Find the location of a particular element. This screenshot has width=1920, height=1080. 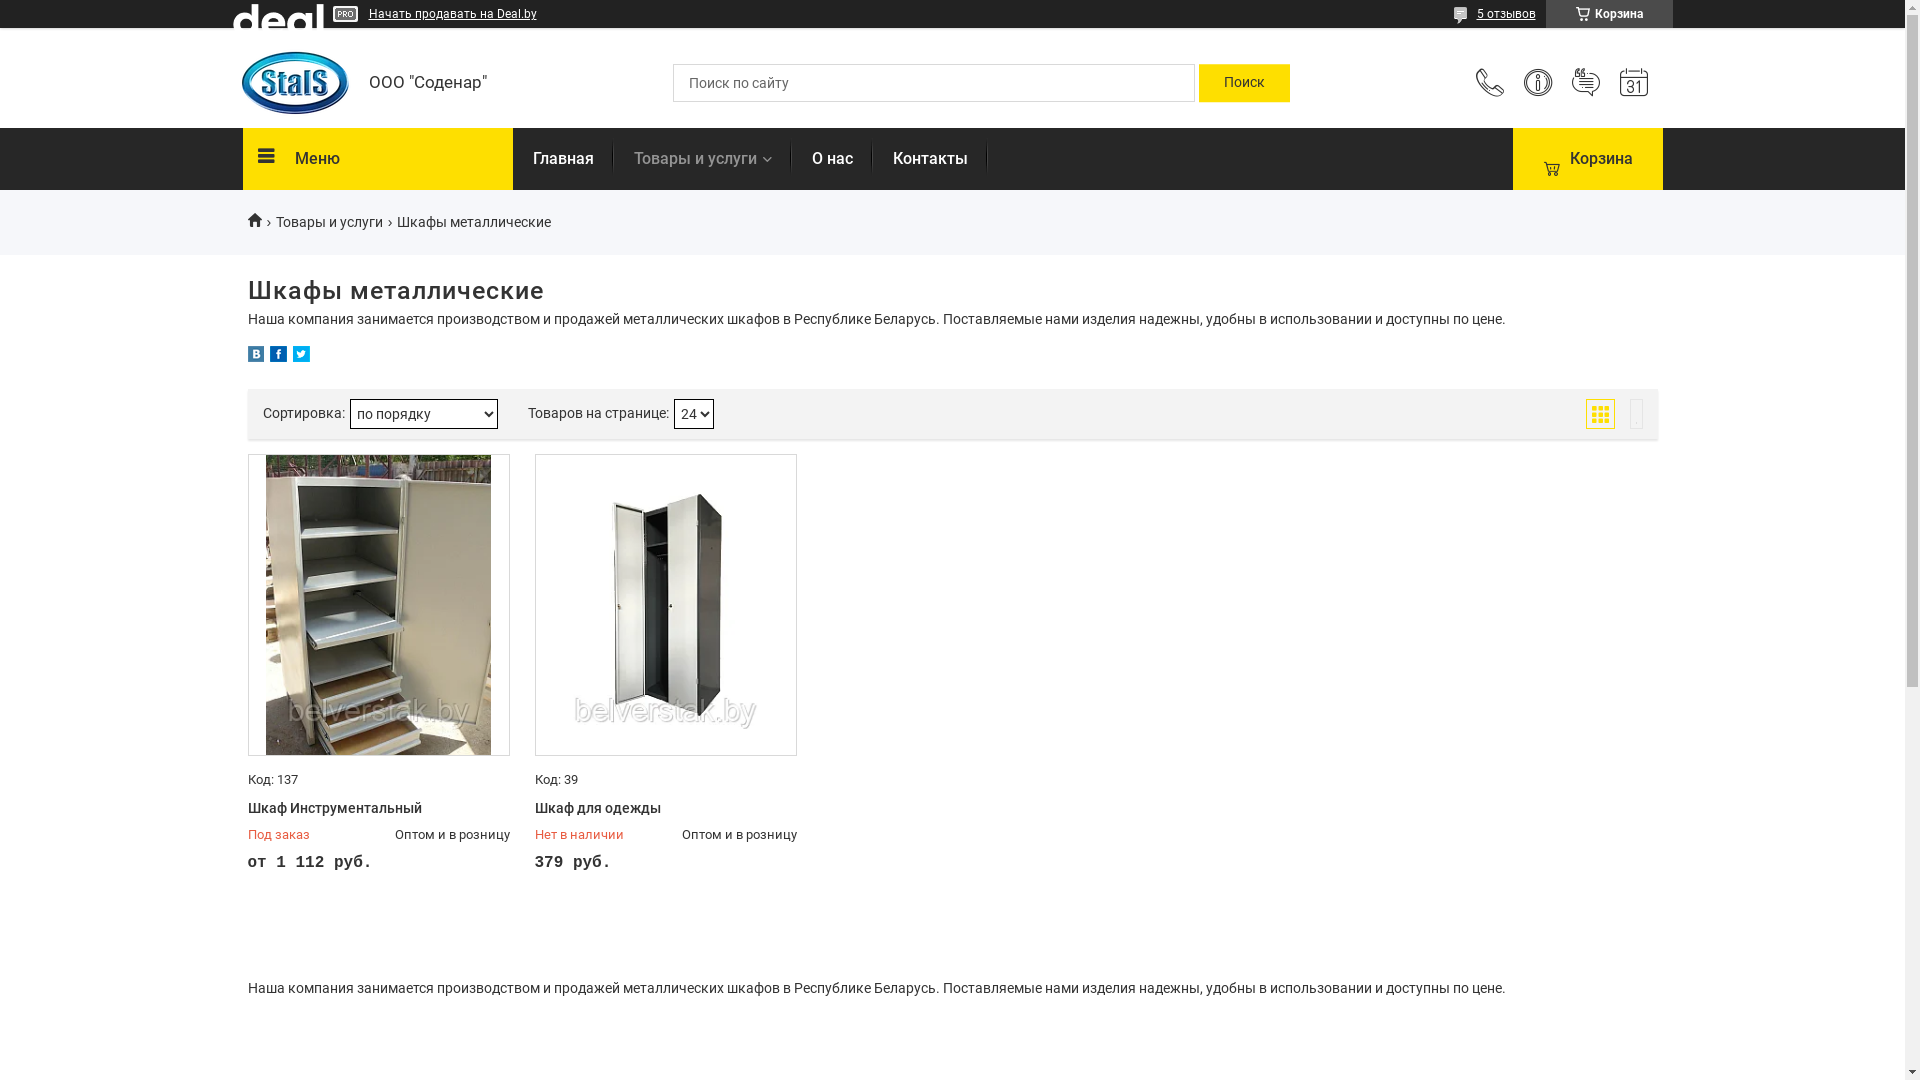

'facebook' is located at coordinates (277, 356).